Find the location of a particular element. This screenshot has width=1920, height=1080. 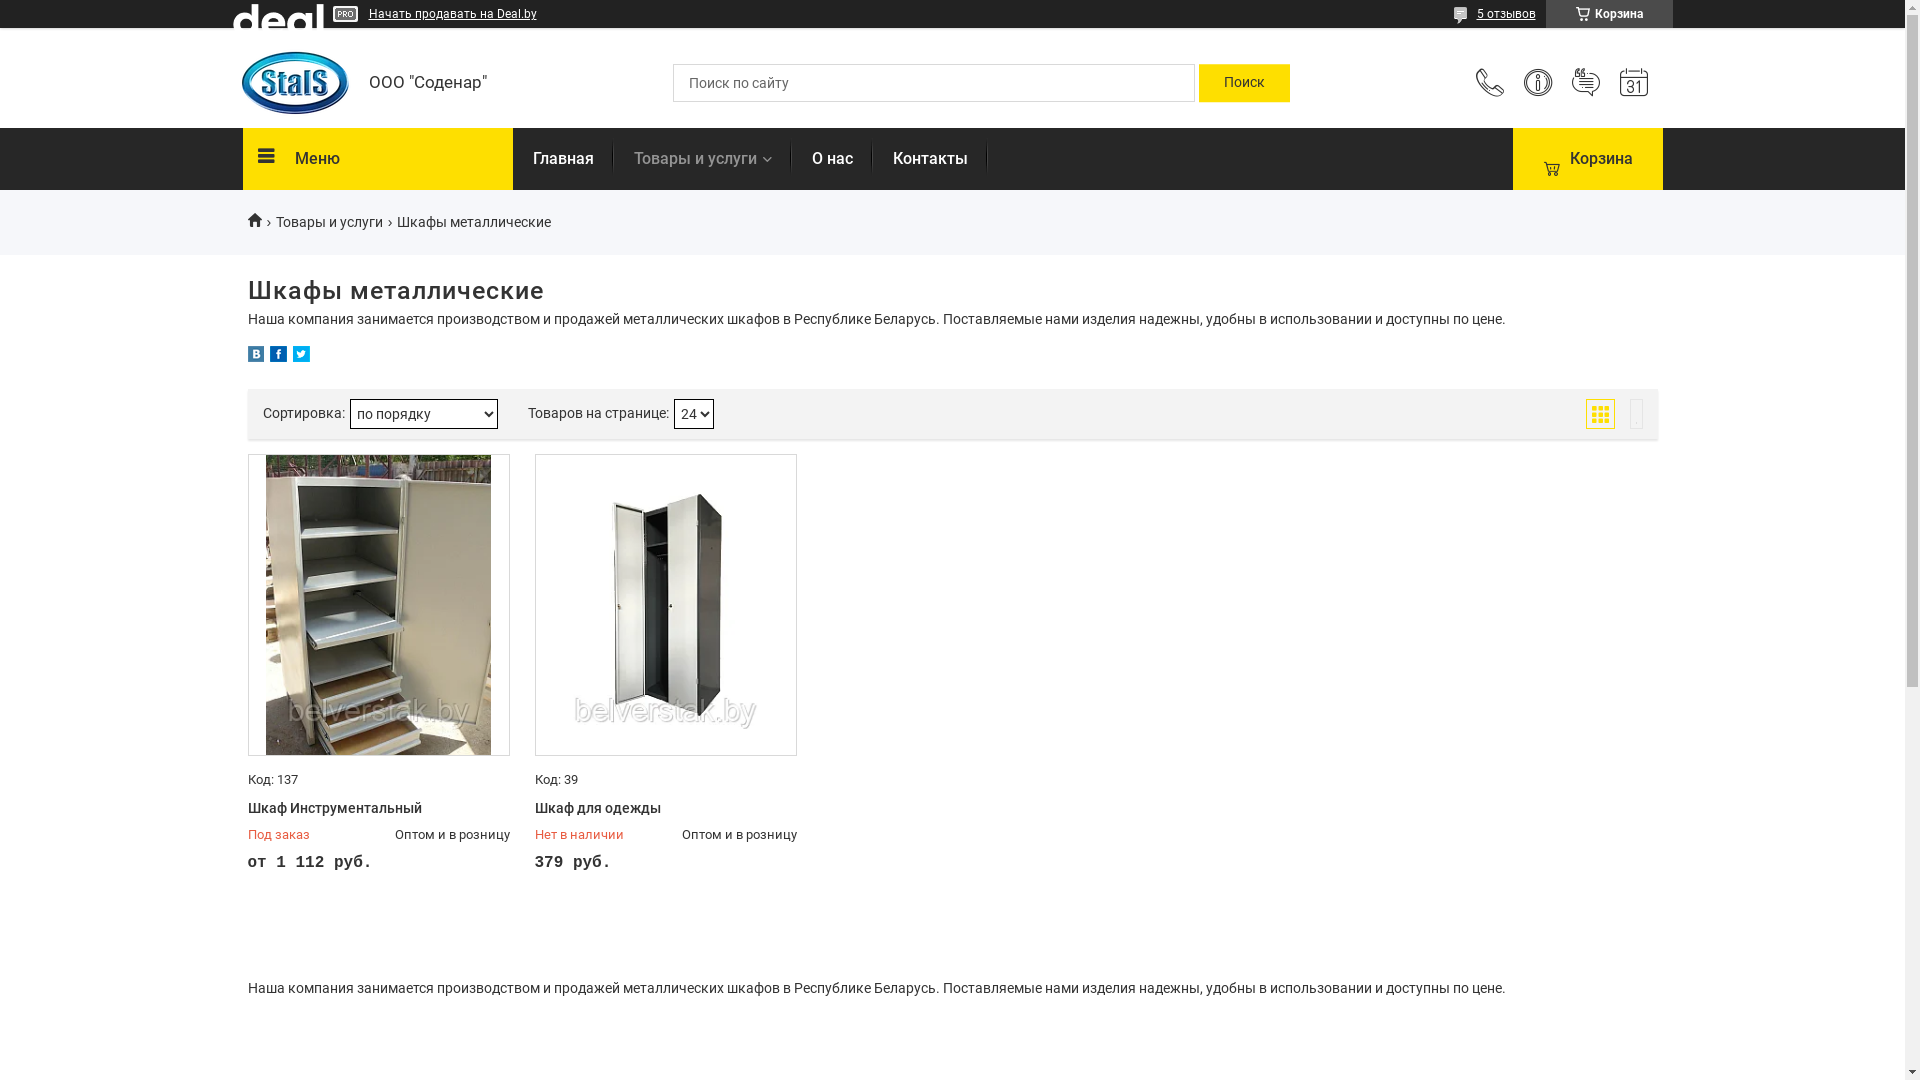

'facebook' is located at coordinates (277, 356).